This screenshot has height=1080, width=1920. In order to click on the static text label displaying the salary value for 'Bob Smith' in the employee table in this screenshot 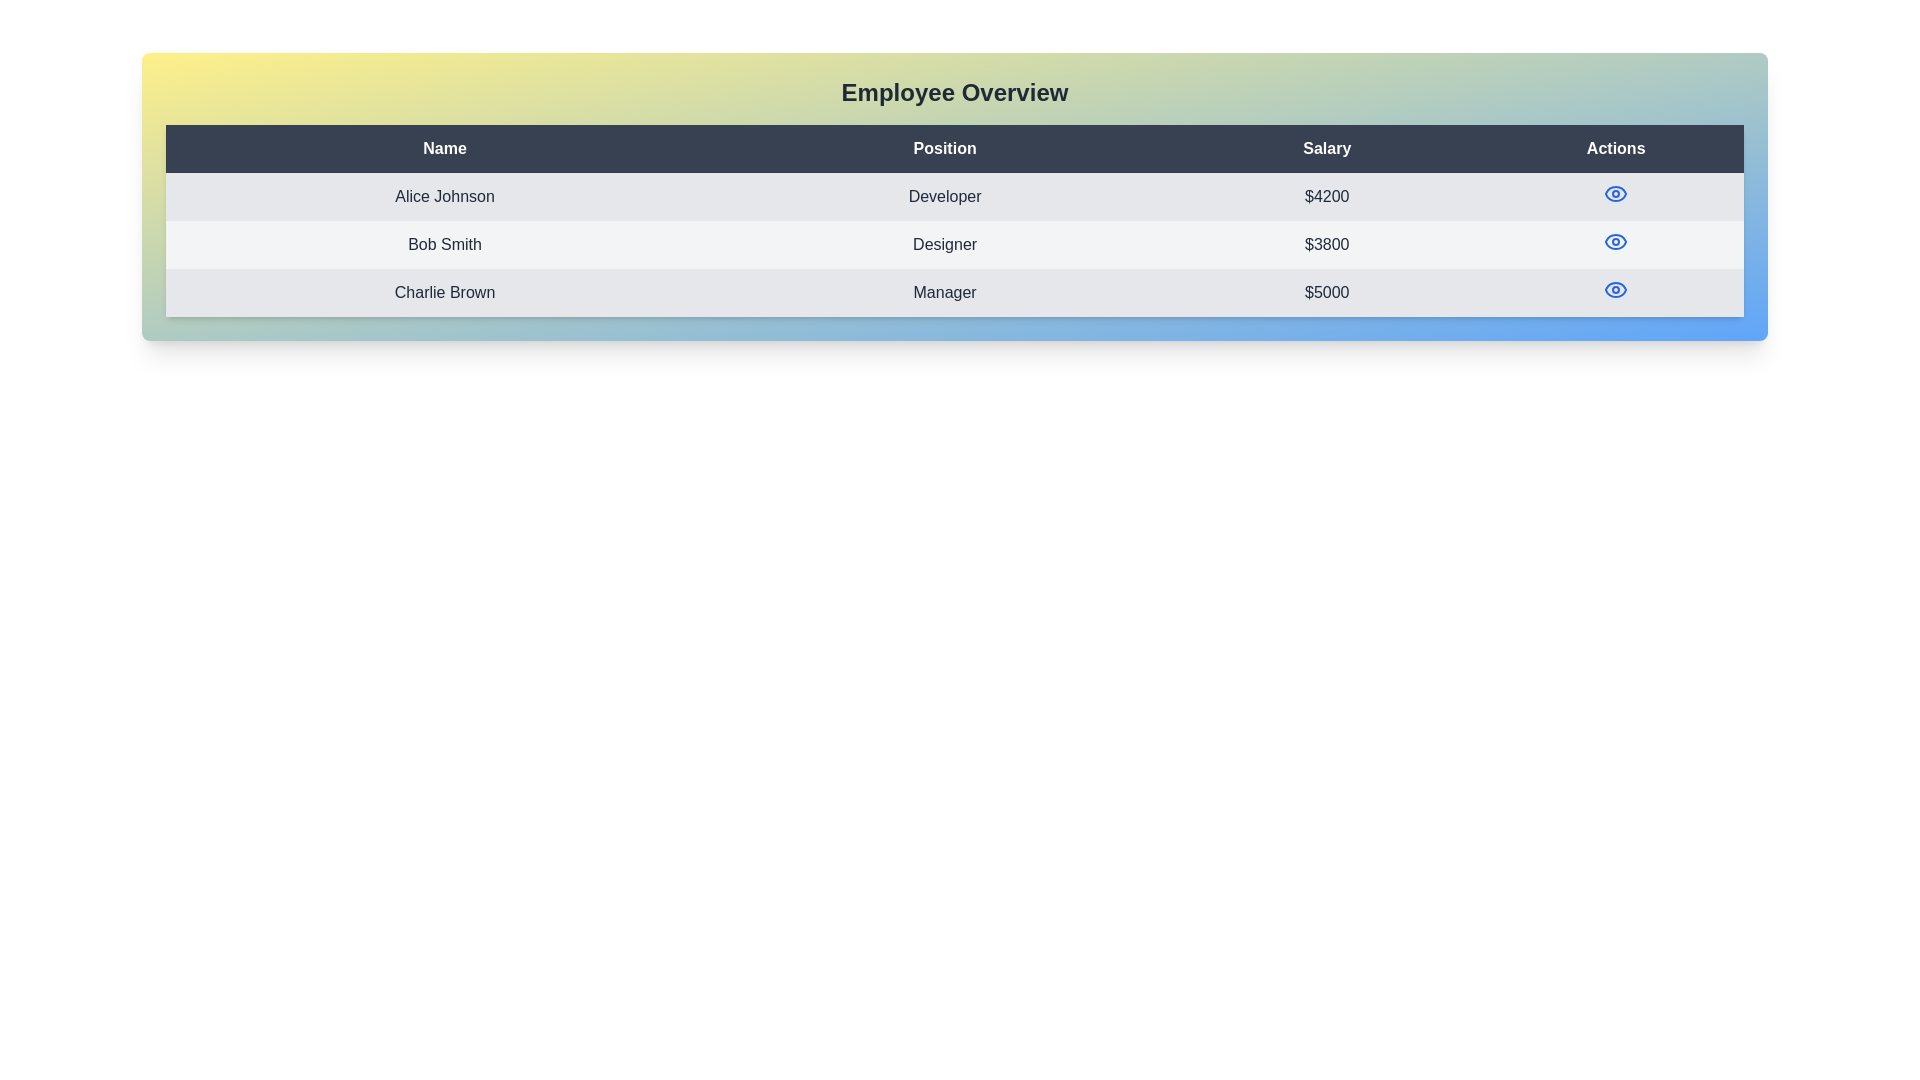, I will do `click(1327, 244)`.